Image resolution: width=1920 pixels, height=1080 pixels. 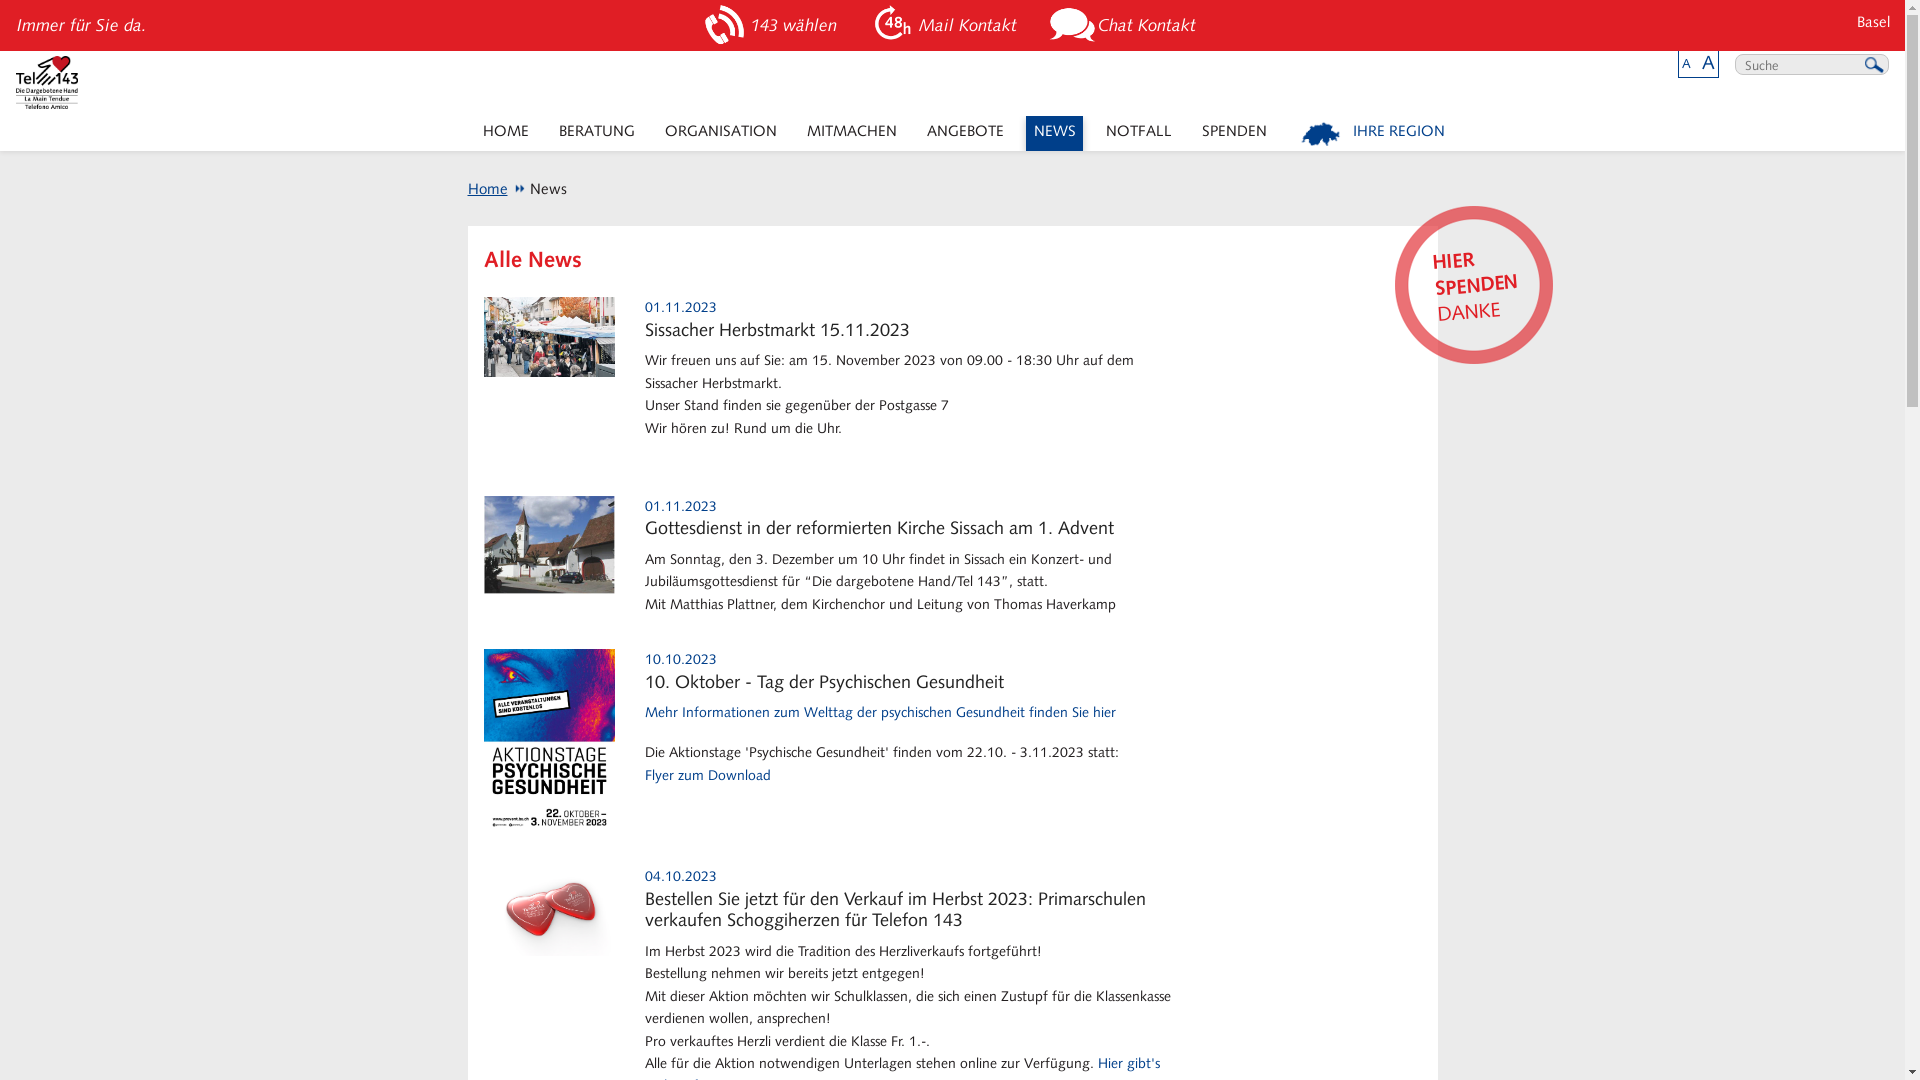 What do you see at coordinates (539, 189) in the screenshot?
I see `'News'` at bounding box center [539, 189].